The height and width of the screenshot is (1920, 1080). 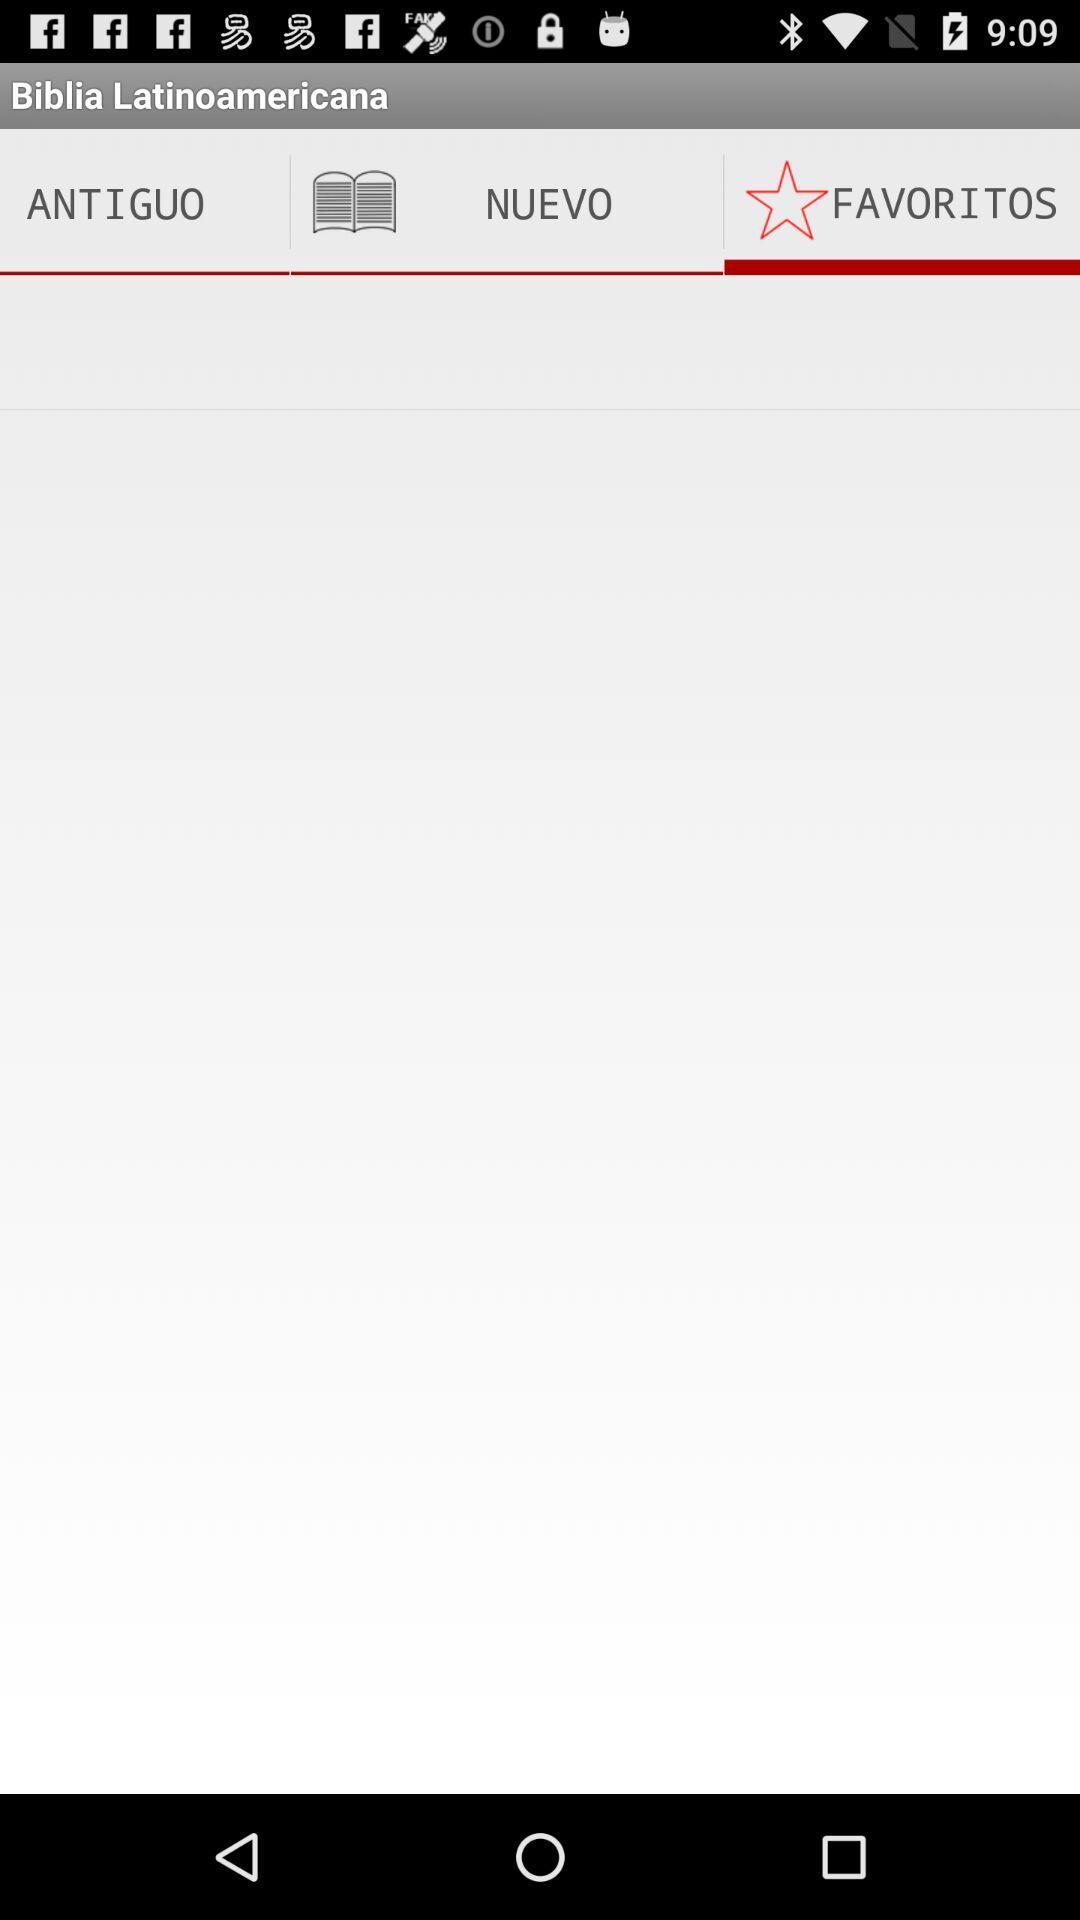 What do you see at coordinates (505, 202) in the screenshot?
I see `the nuevo testamento item` at bounding box center [505, 202].